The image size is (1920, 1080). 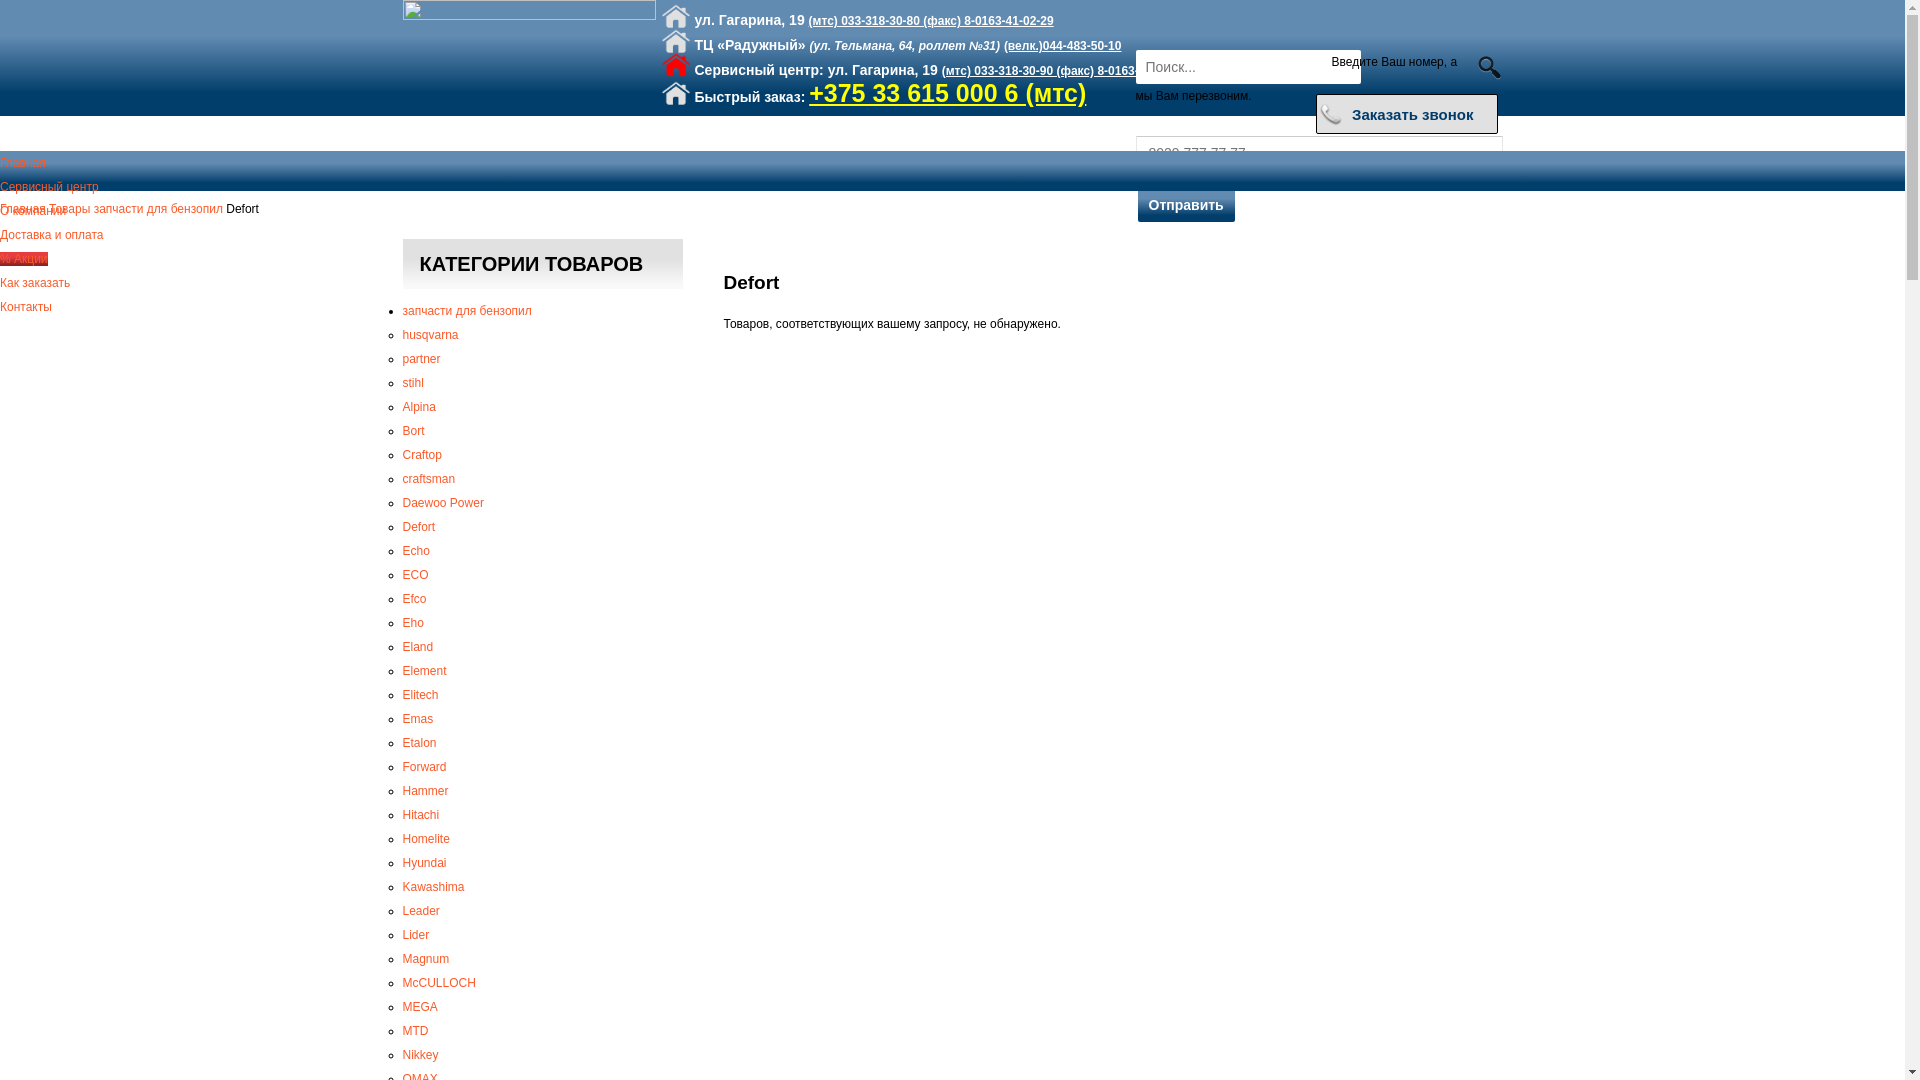 I want to click on 'Elitech', so click(x=401, y=693).